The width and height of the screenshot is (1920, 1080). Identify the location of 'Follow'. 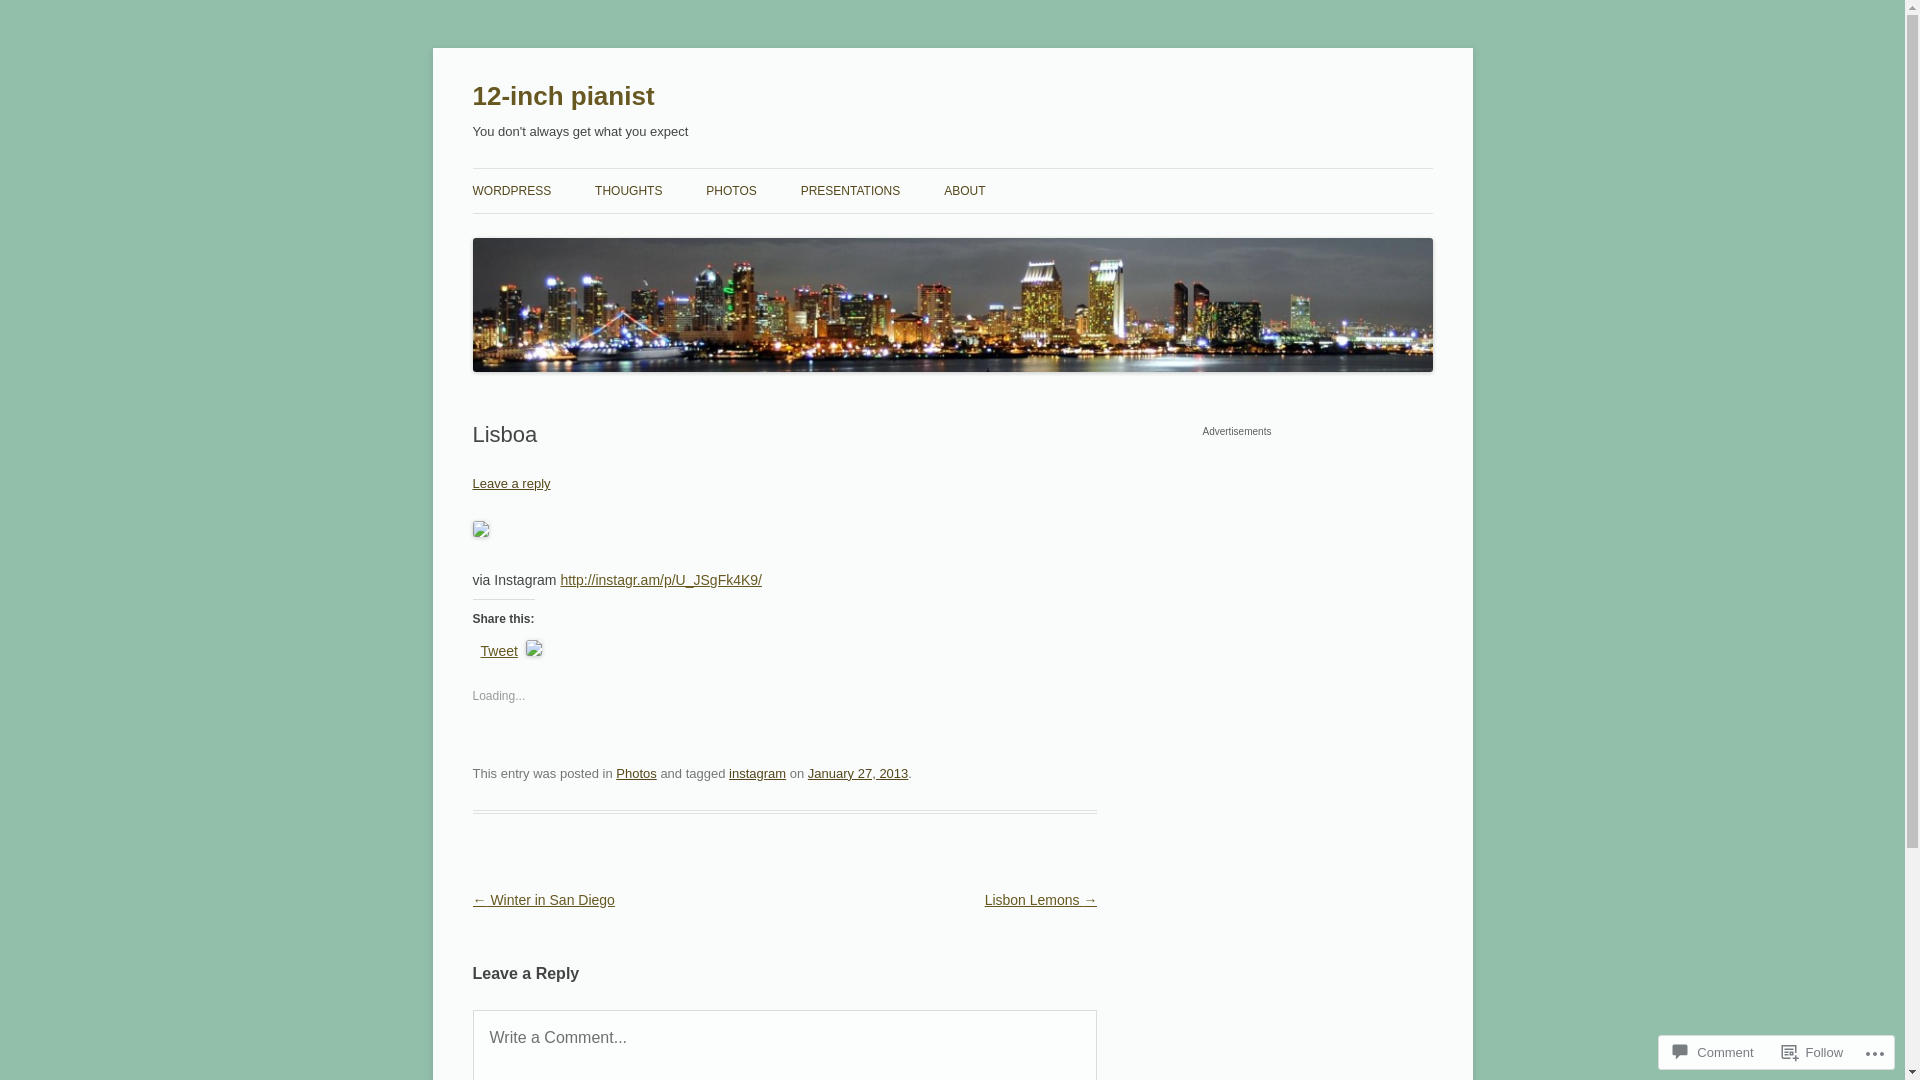
(1813, 1051).